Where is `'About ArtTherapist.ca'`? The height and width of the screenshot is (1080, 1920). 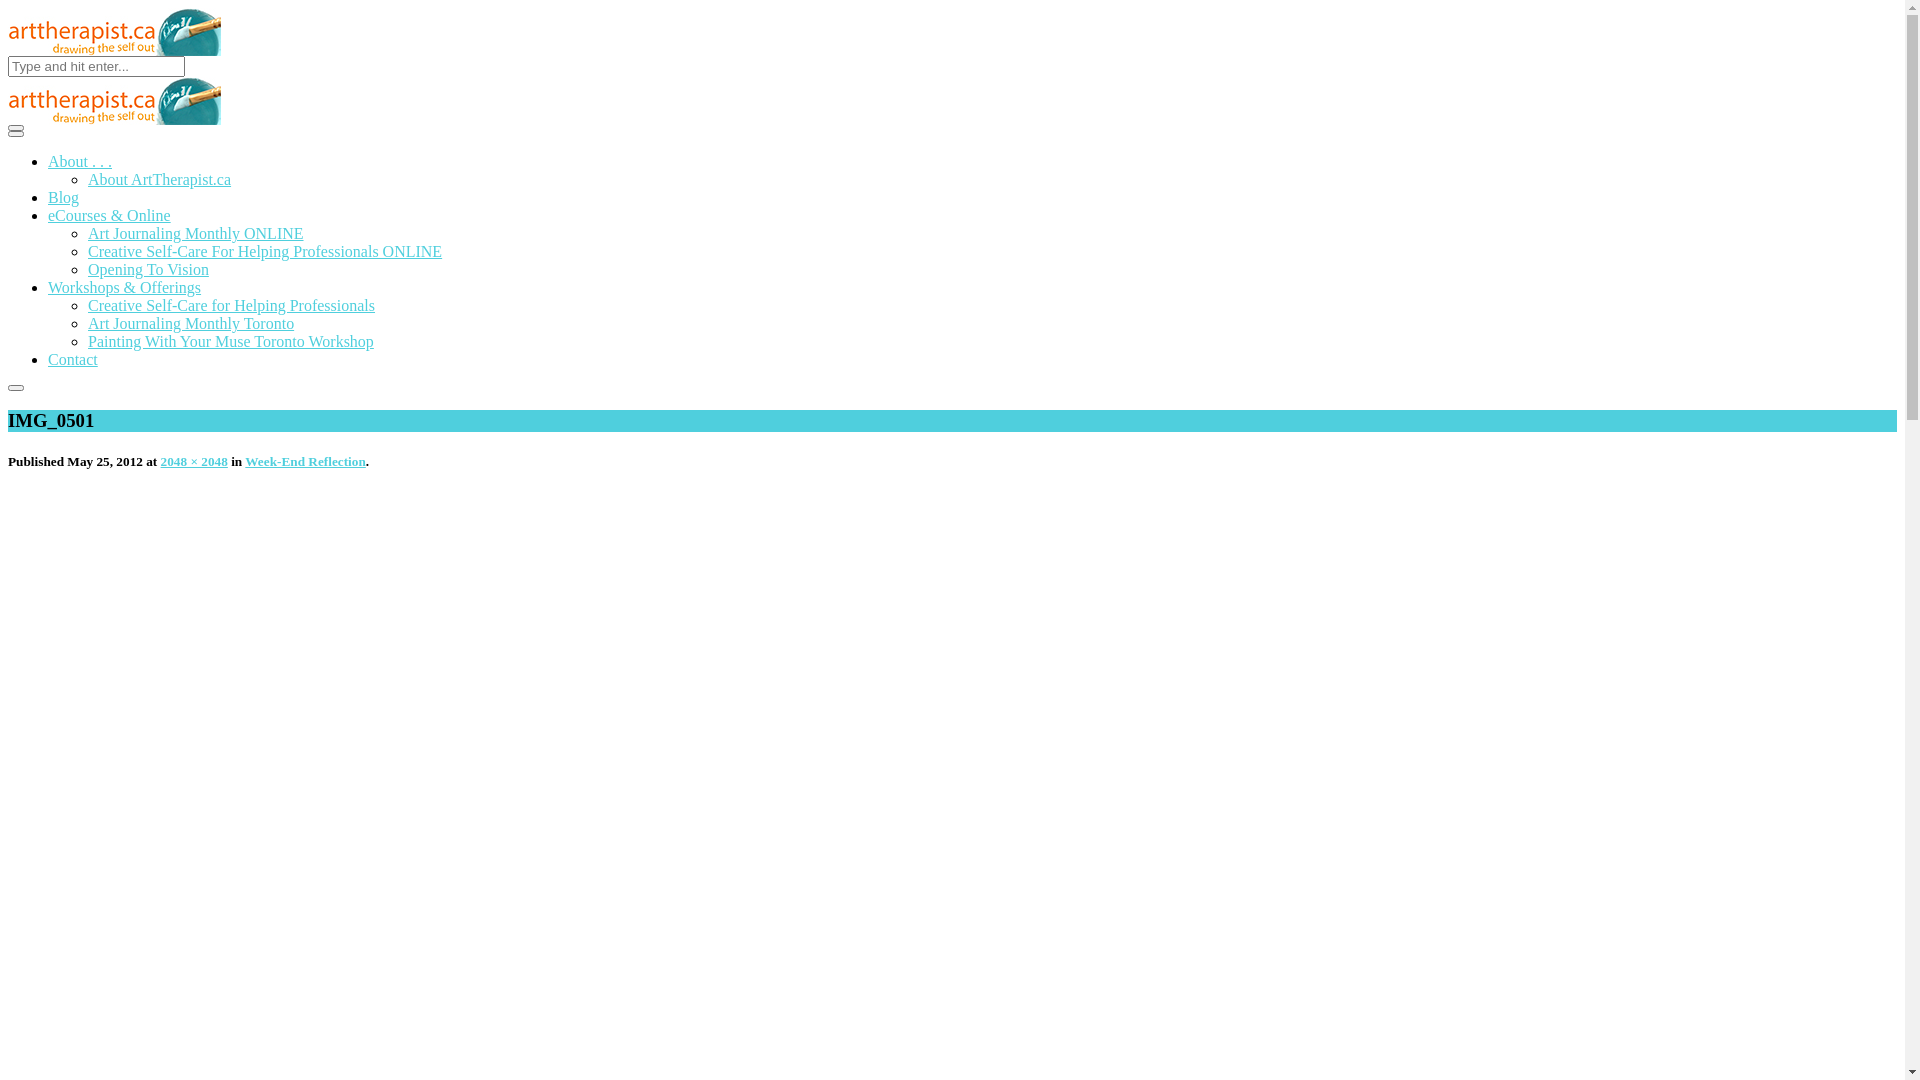 'About ArtTherapist.ca' is located at coordinates (158, 178).